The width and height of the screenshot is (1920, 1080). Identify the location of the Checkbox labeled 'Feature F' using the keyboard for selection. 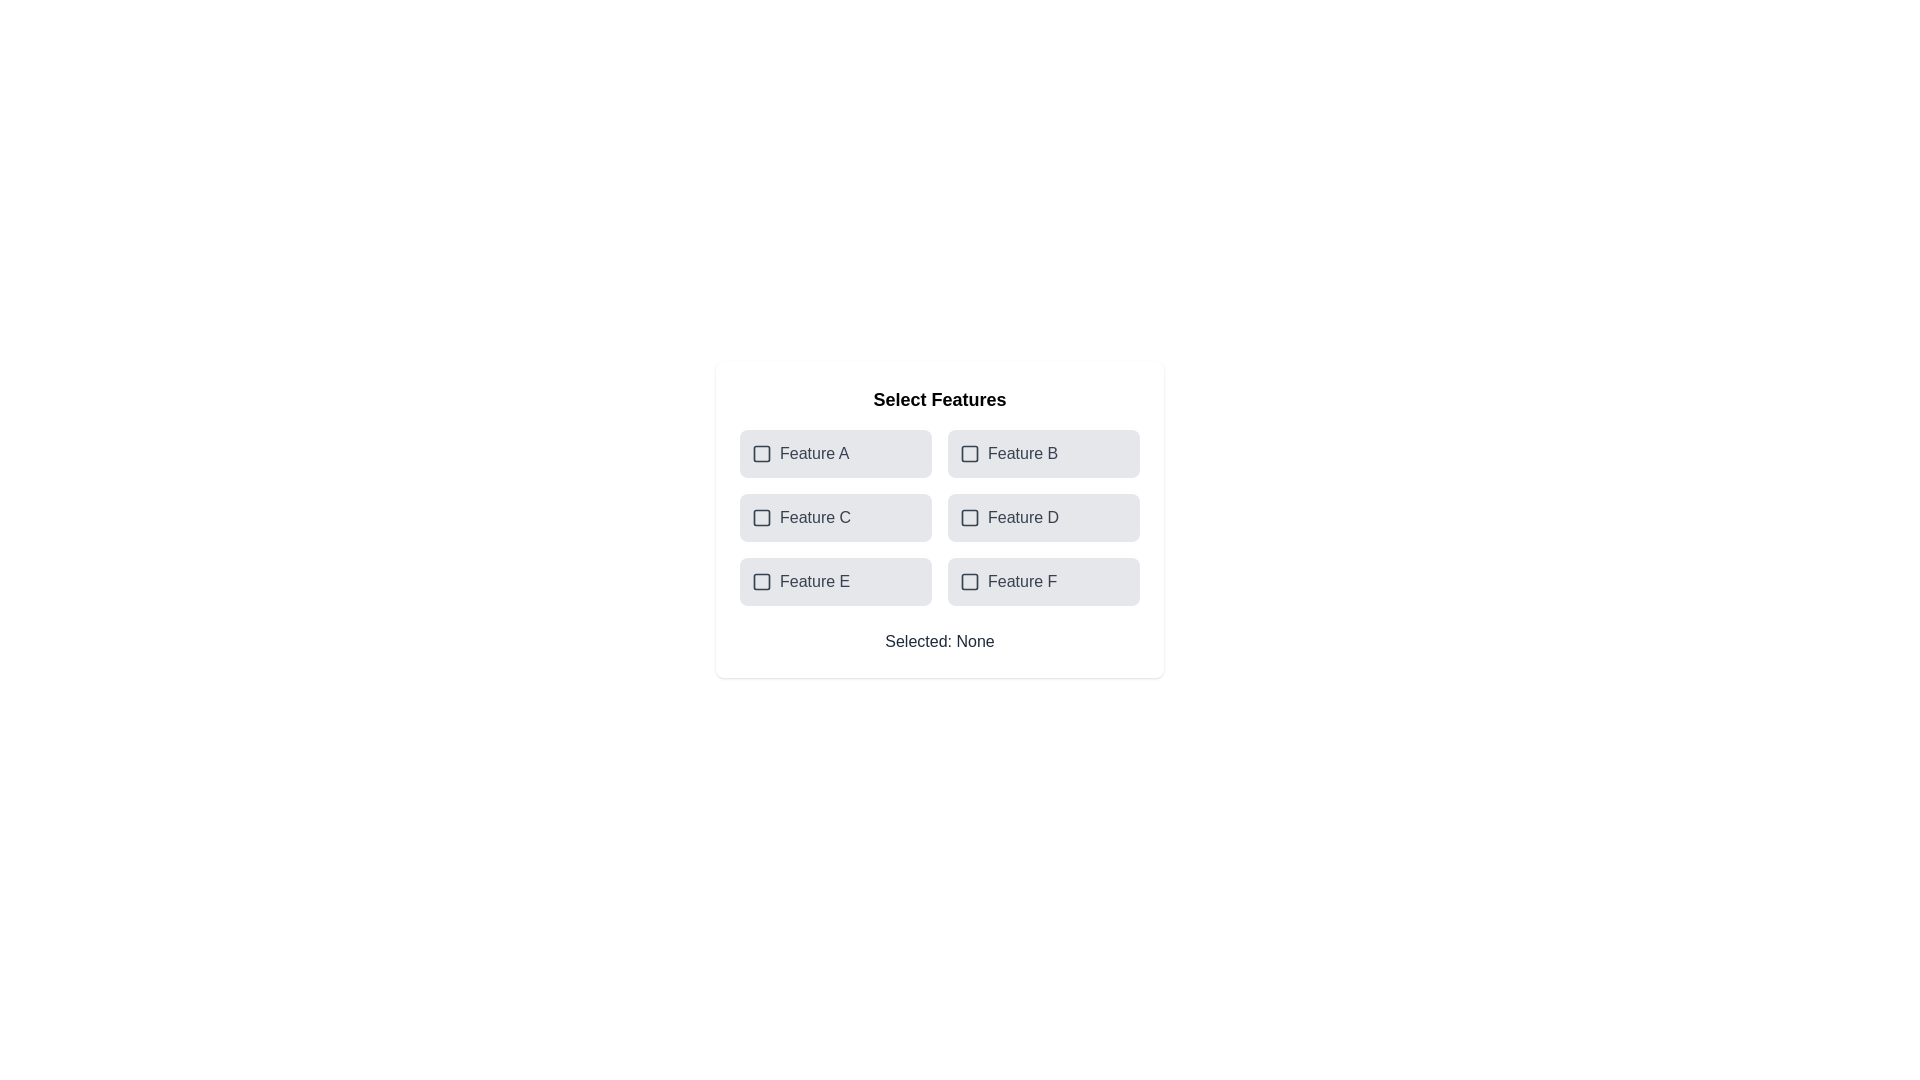
(1042, 582).